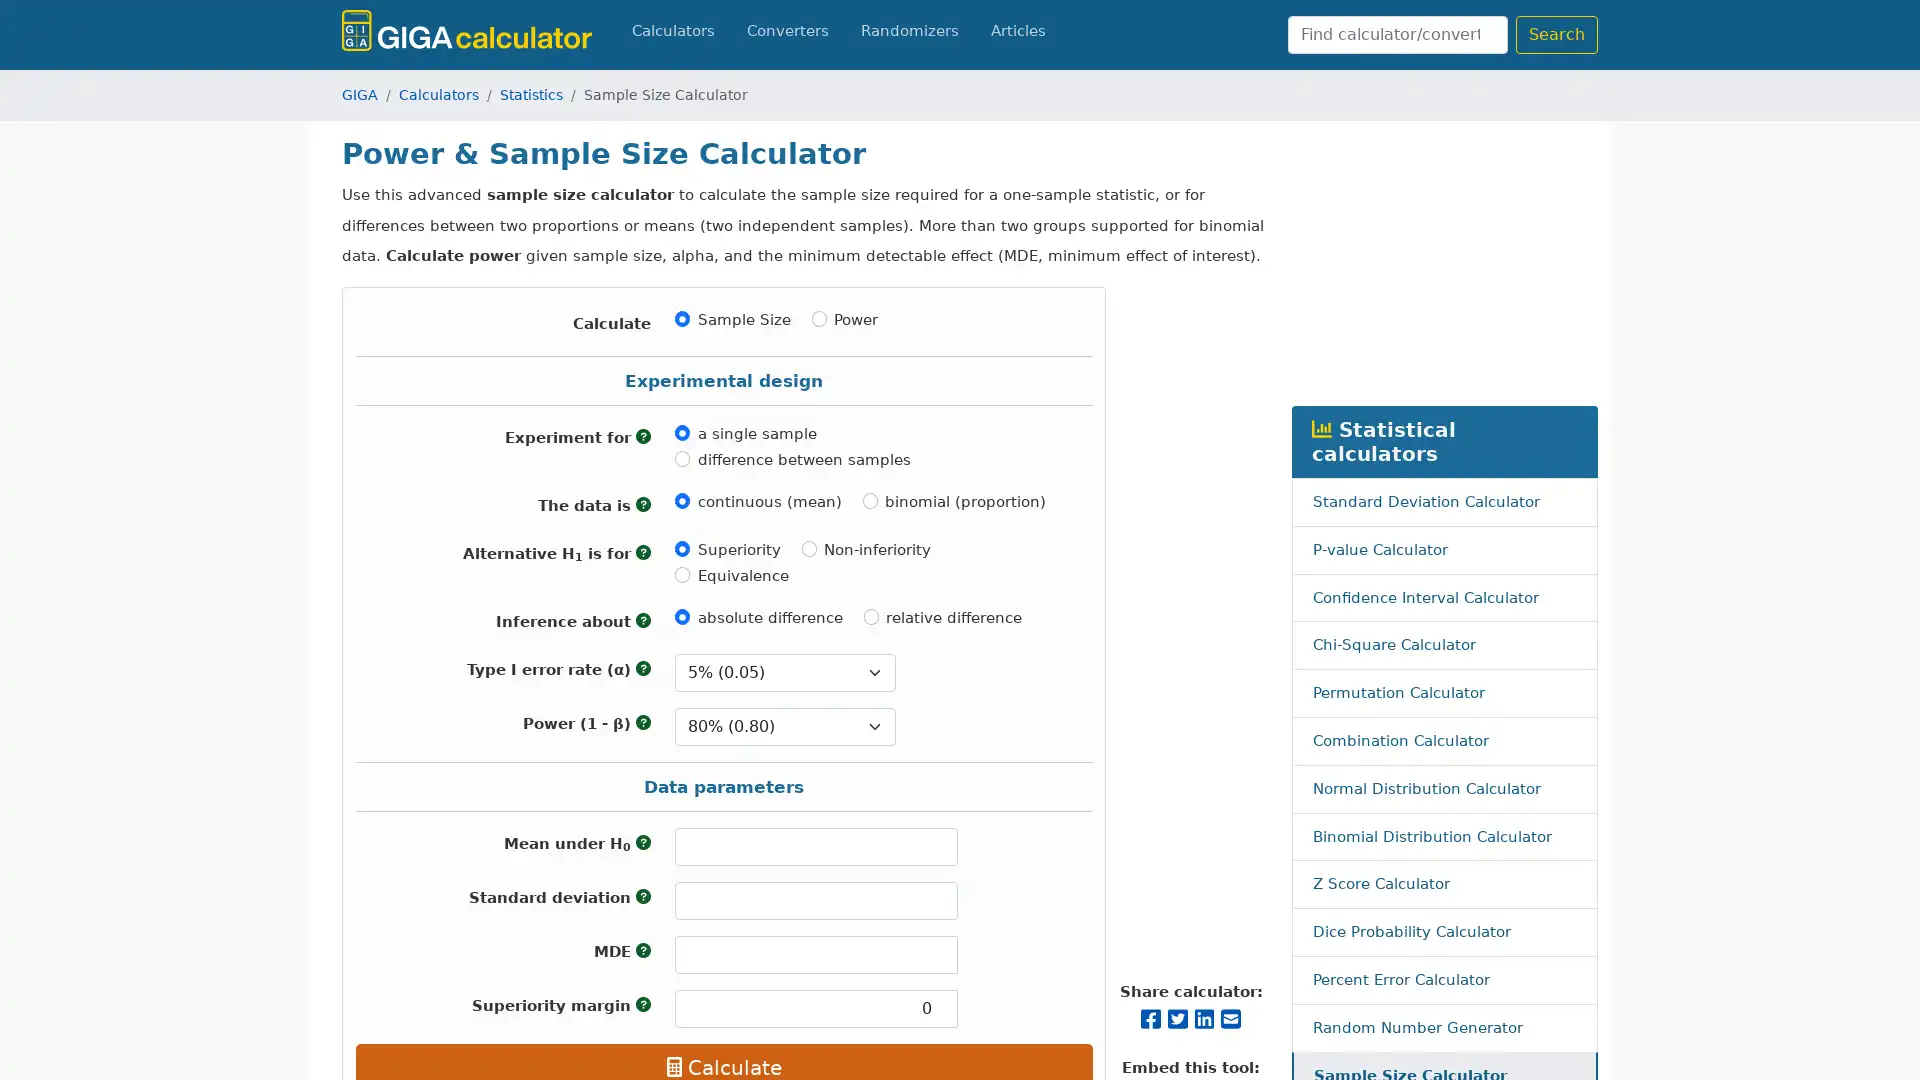  Describe the element at coordinates (642, 620) in the screenshot. I see `Help: Inference about` at that location.